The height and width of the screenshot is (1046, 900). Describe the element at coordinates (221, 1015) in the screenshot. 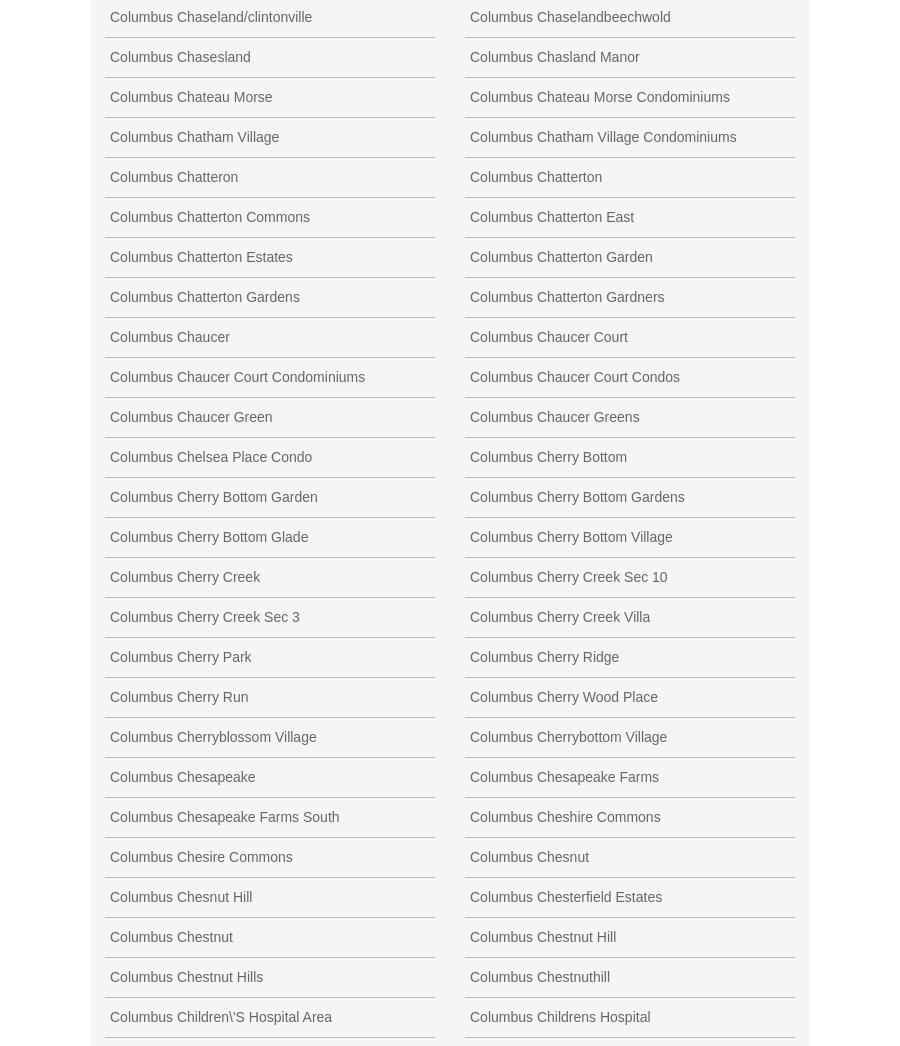

I see `'Columbus Children\'S Hospital Area'` at that location.